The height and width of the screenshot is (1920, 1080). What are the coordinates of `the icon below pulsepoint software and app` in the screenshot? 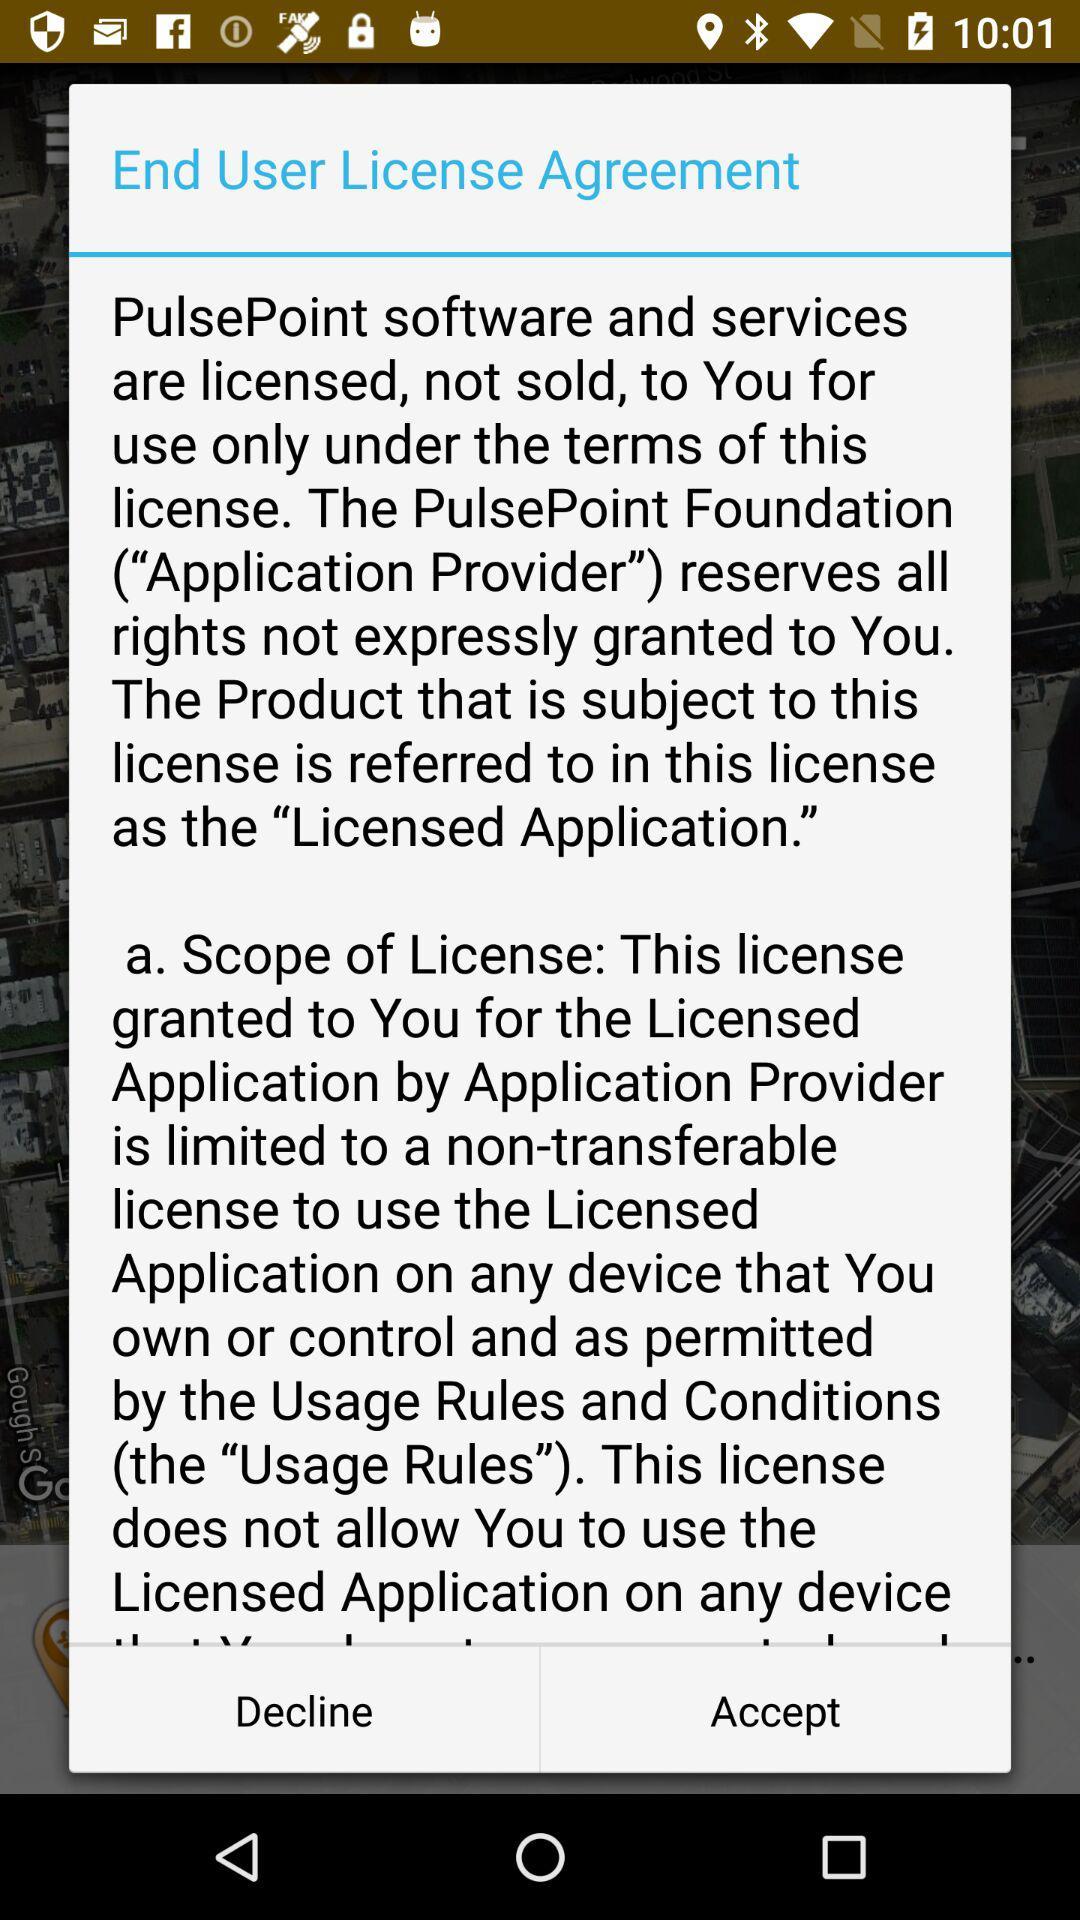 It's located at (774, 1708).